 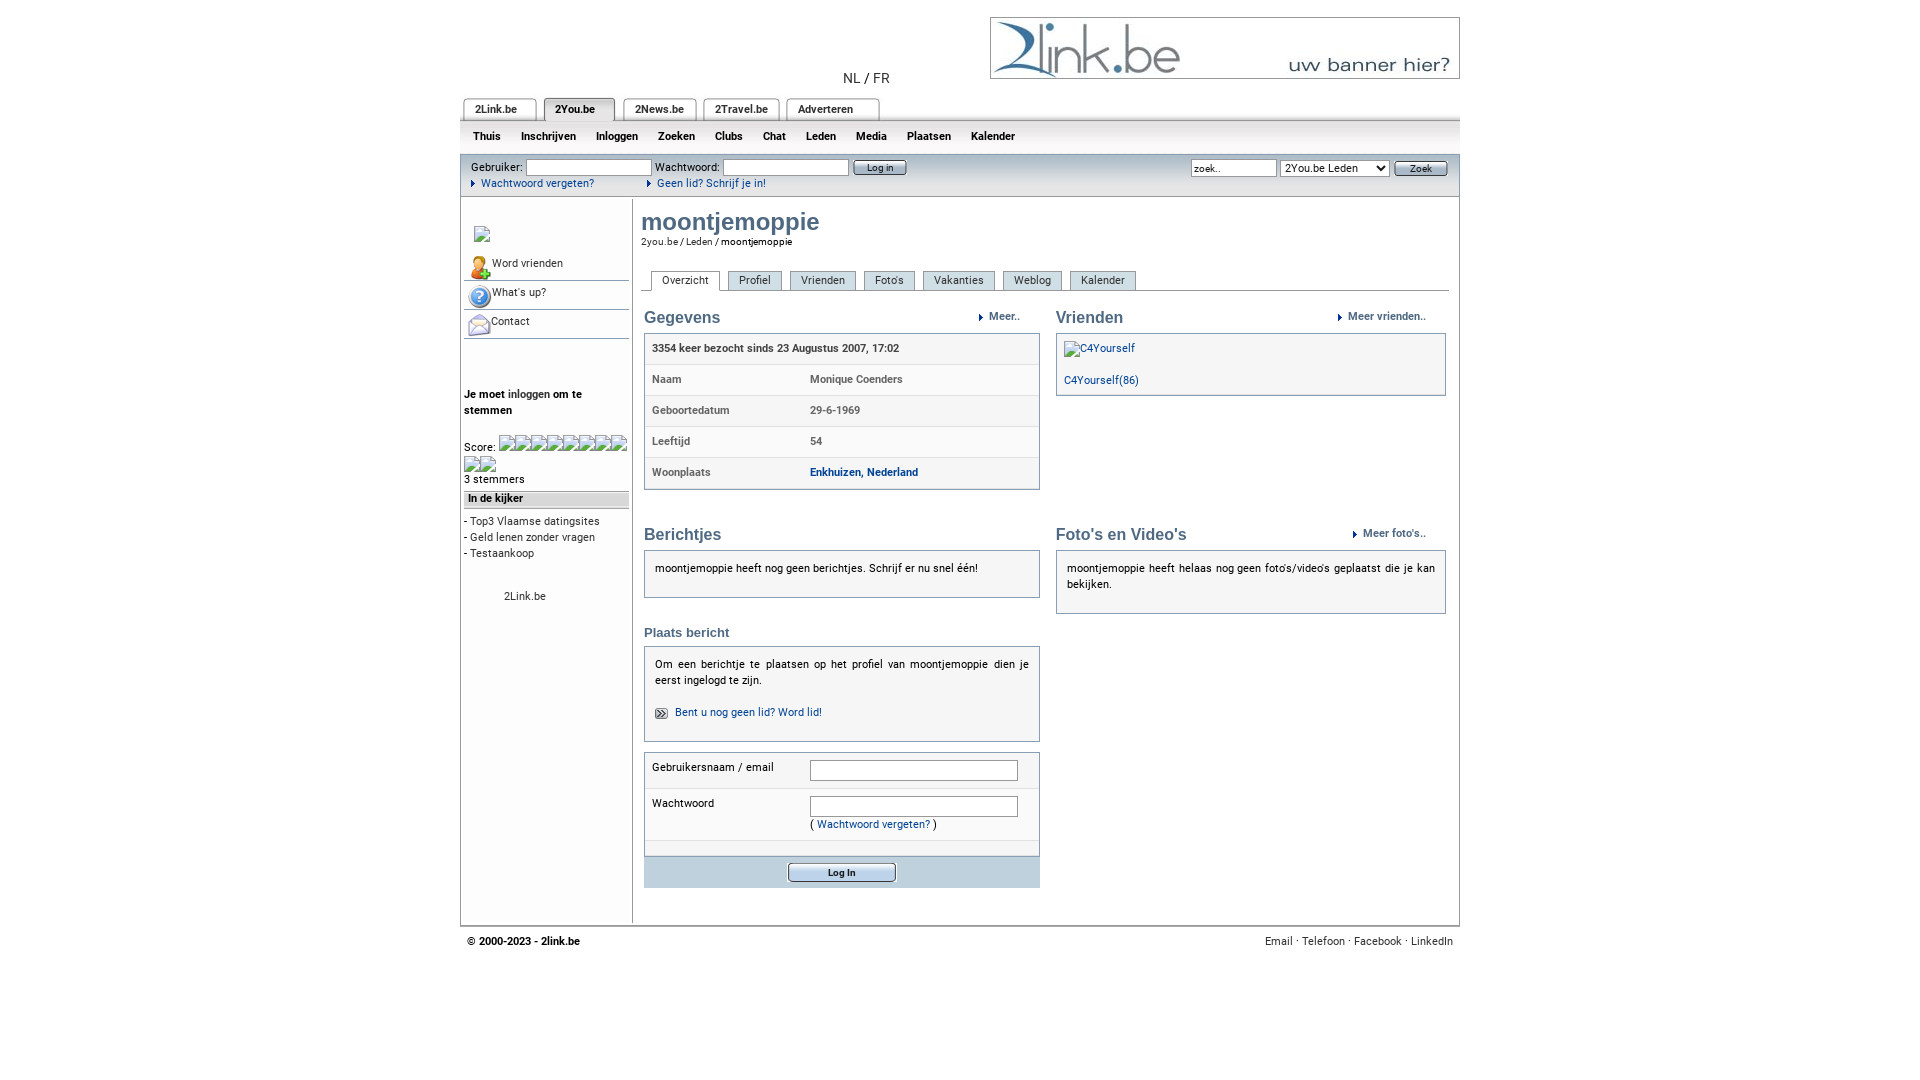 What do you see at coordinates (659, 109) in the screenshot?
I see `'2News.be'` at bounding box center [659, 109].